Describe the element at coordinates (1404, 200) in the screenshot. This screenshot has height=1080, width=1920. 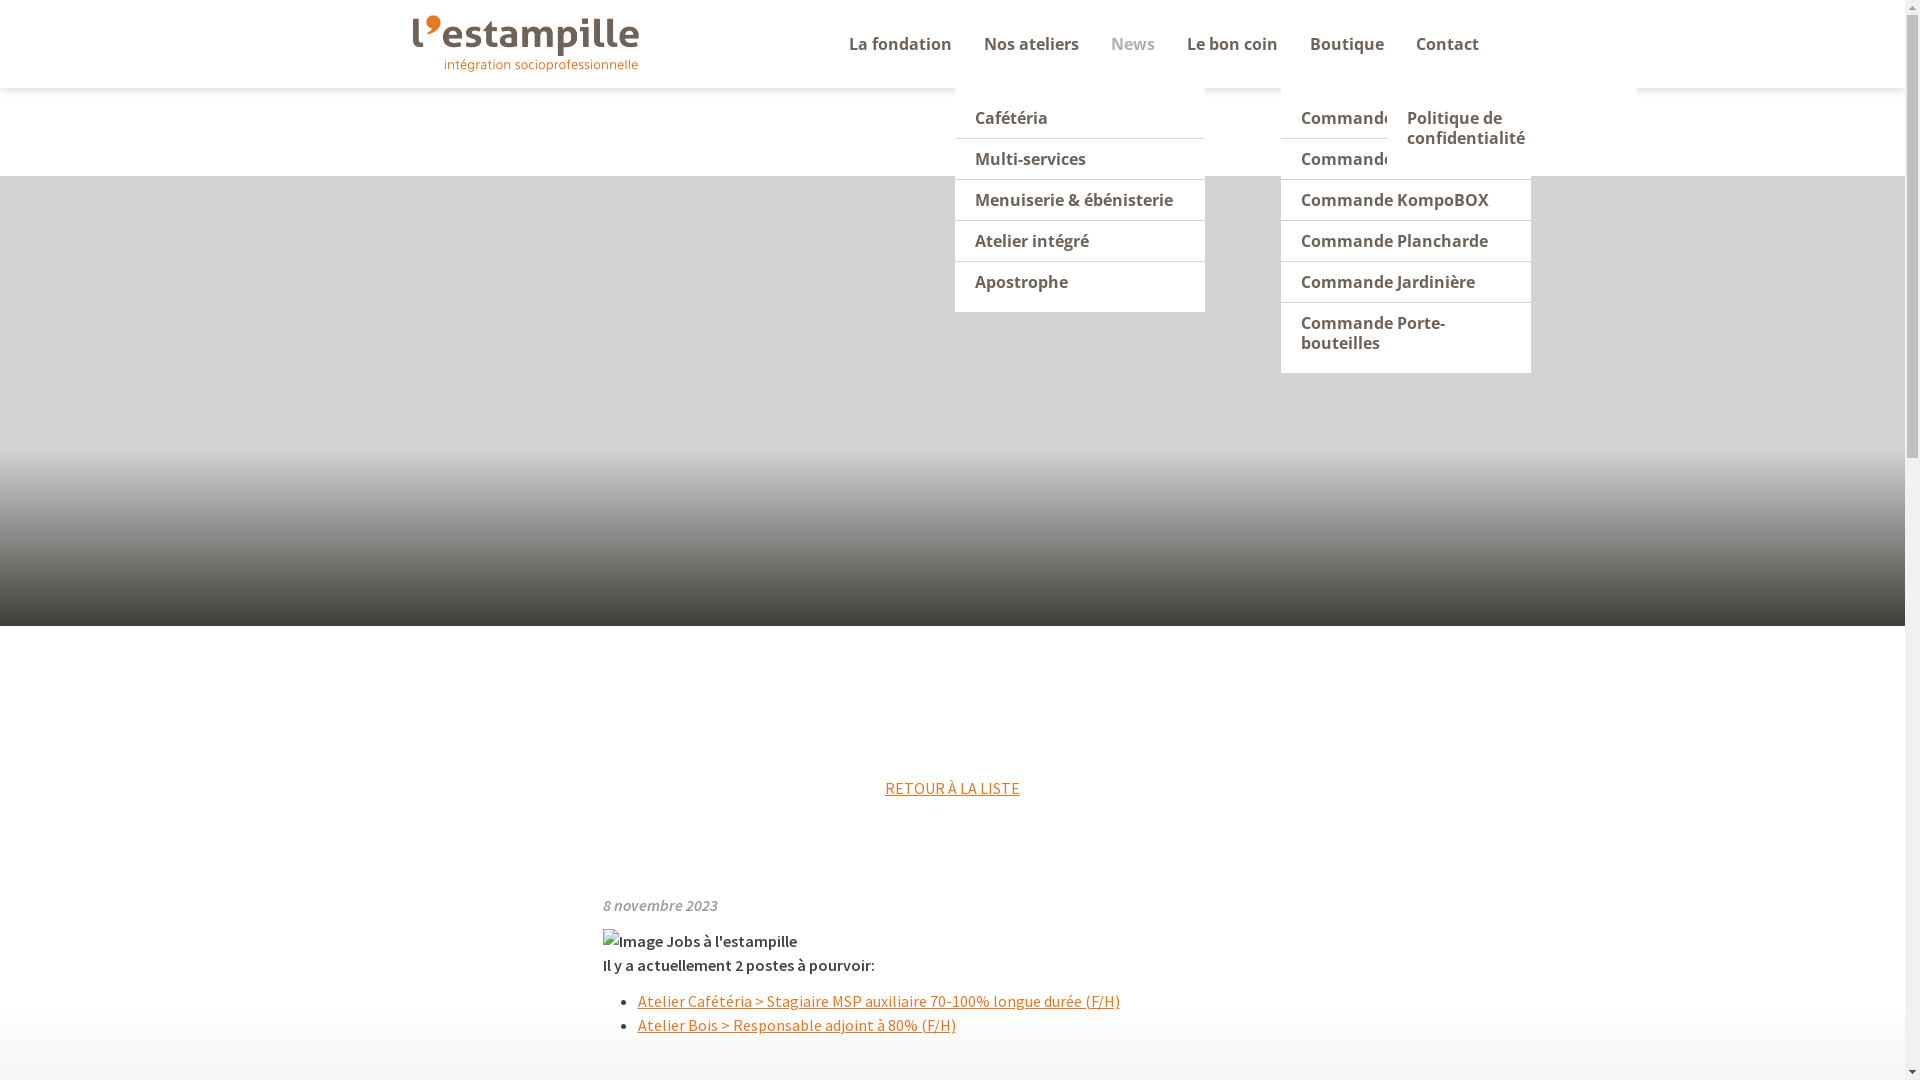
I see `'Commande KompoBOX'` at that location.